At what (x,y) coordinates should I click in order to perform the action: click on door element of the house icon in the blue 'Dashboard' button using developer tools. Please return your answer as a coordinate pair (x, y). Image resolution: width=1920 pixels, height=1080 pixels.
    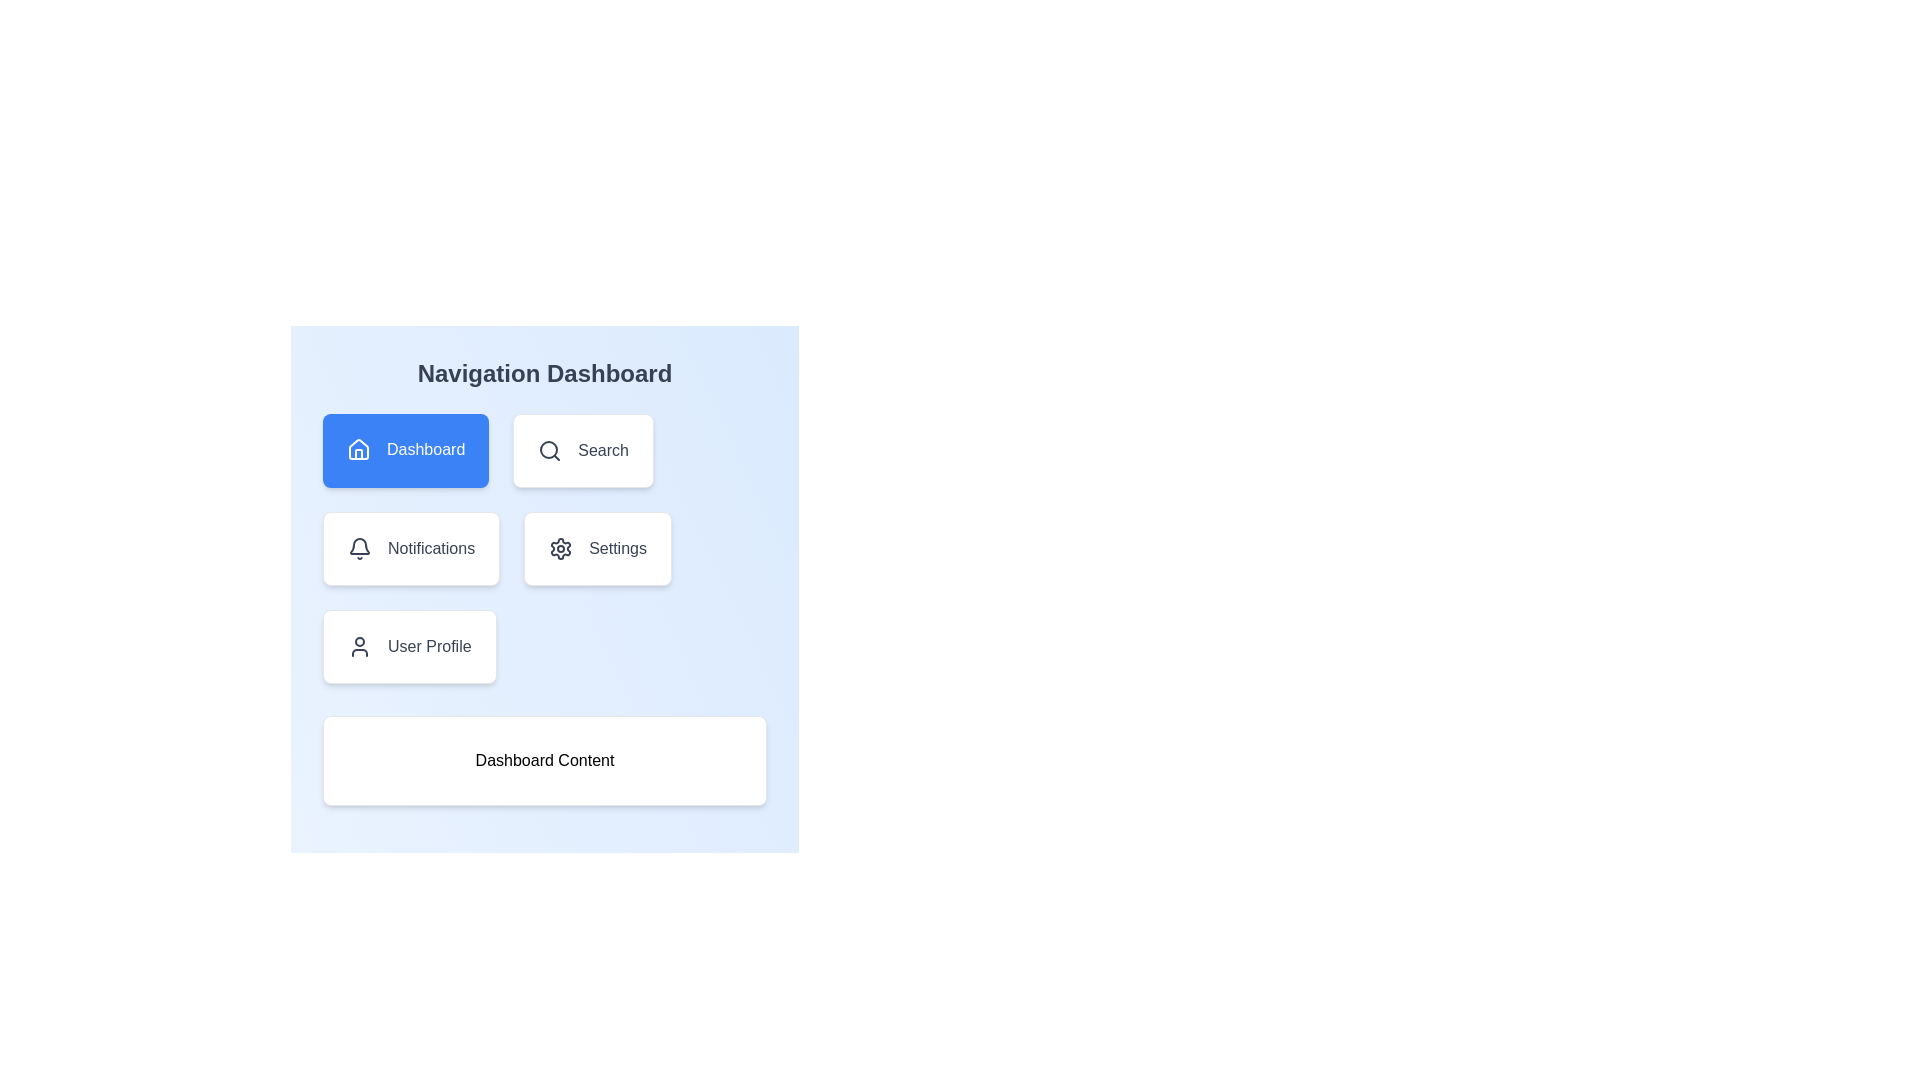
    Looking at the image, I should click on (359, 454).